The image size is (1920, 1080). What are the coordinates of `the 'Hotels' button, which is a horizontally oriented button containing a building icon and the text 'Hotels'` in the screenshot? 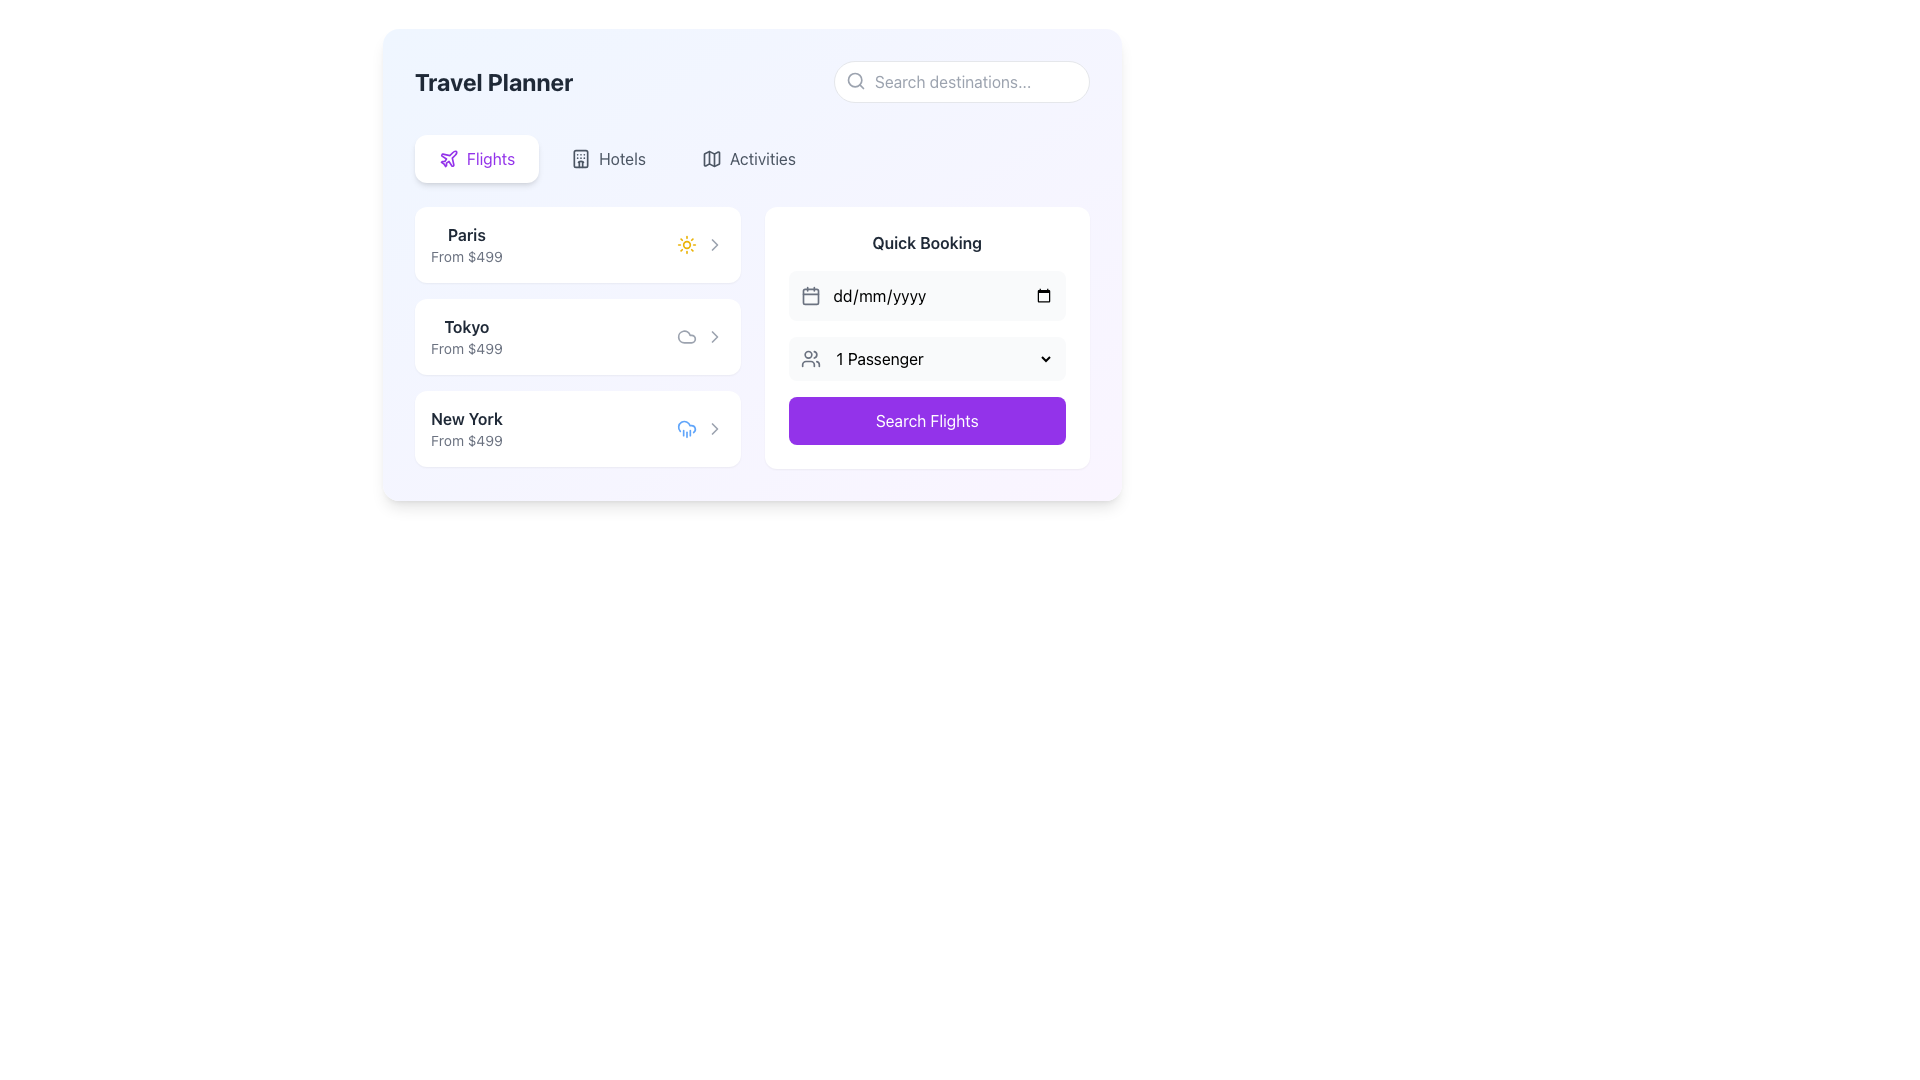 It's located at (607, 157).